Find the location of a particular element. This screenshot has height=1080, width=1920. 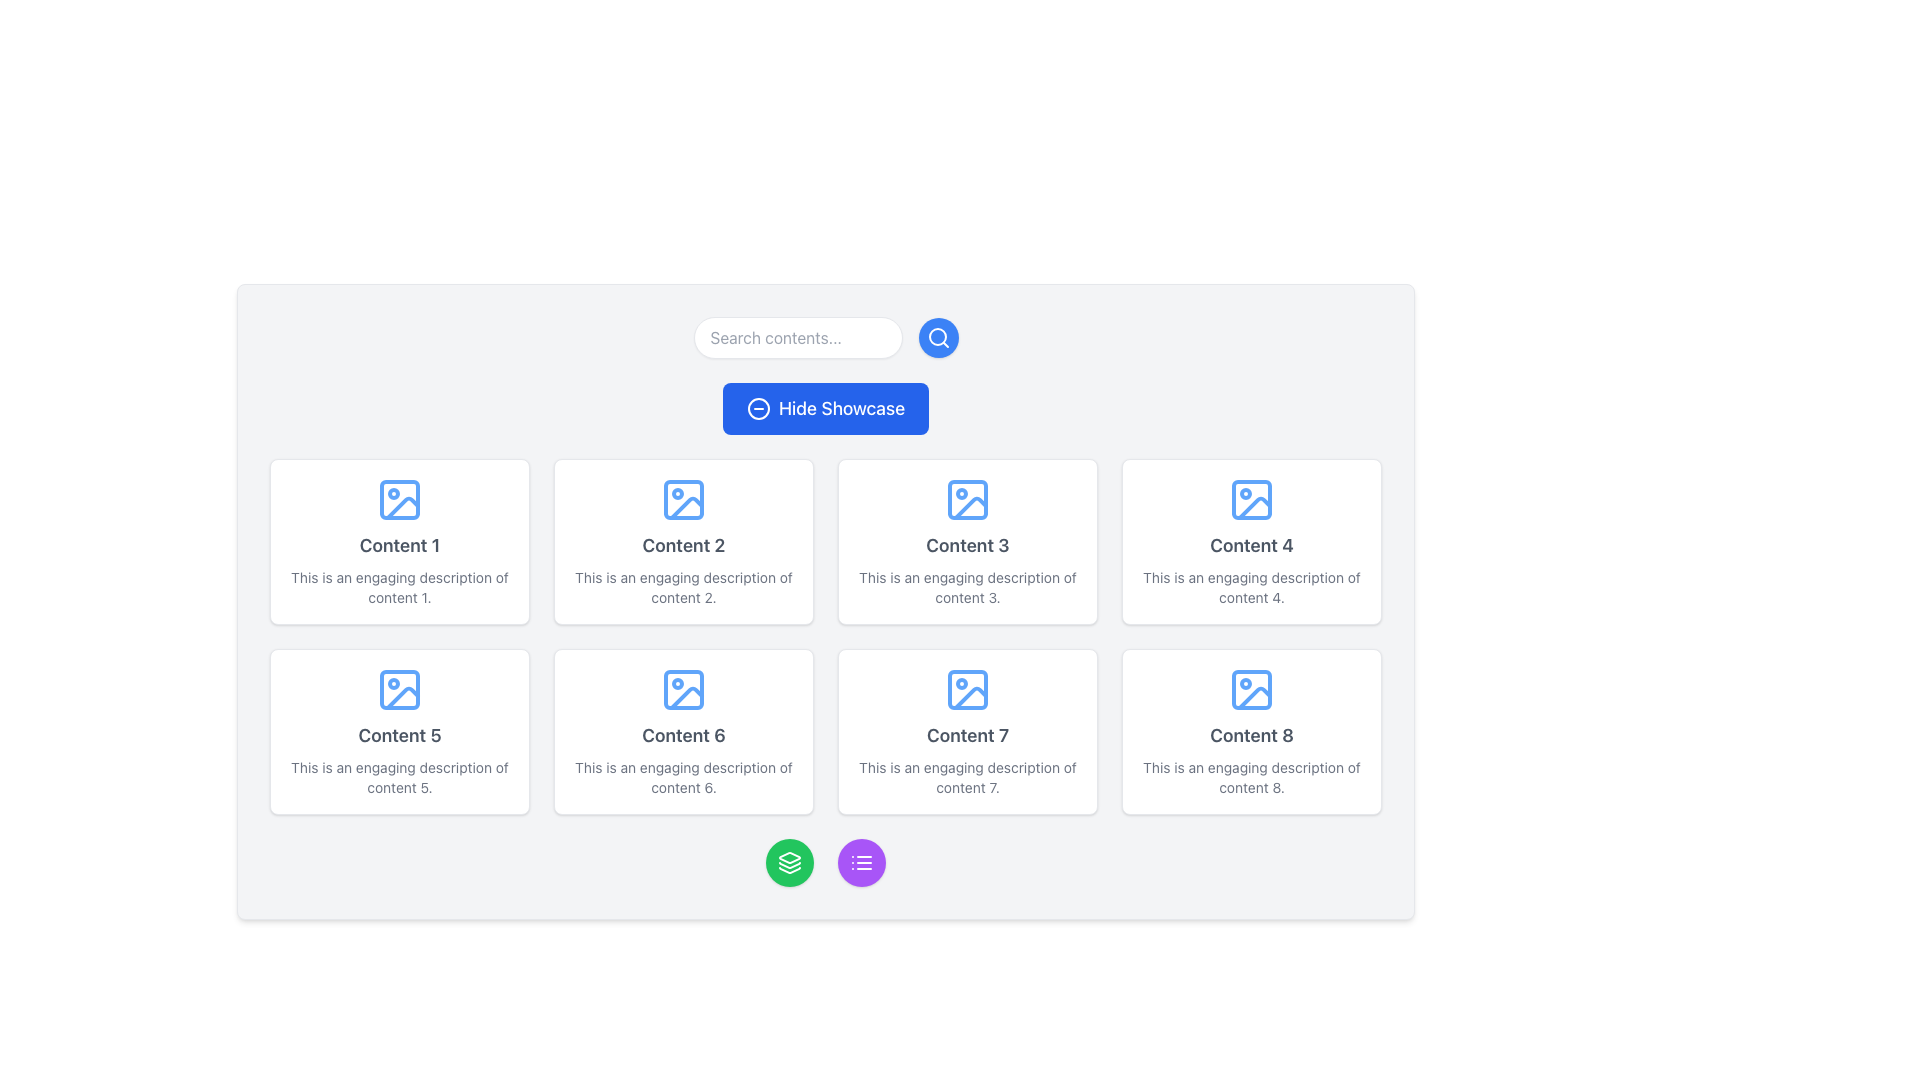

the Text label that provides additional detail about the content item labeled 'Content 5', located at the bottom section of the card is located at coordinates (399, 777).